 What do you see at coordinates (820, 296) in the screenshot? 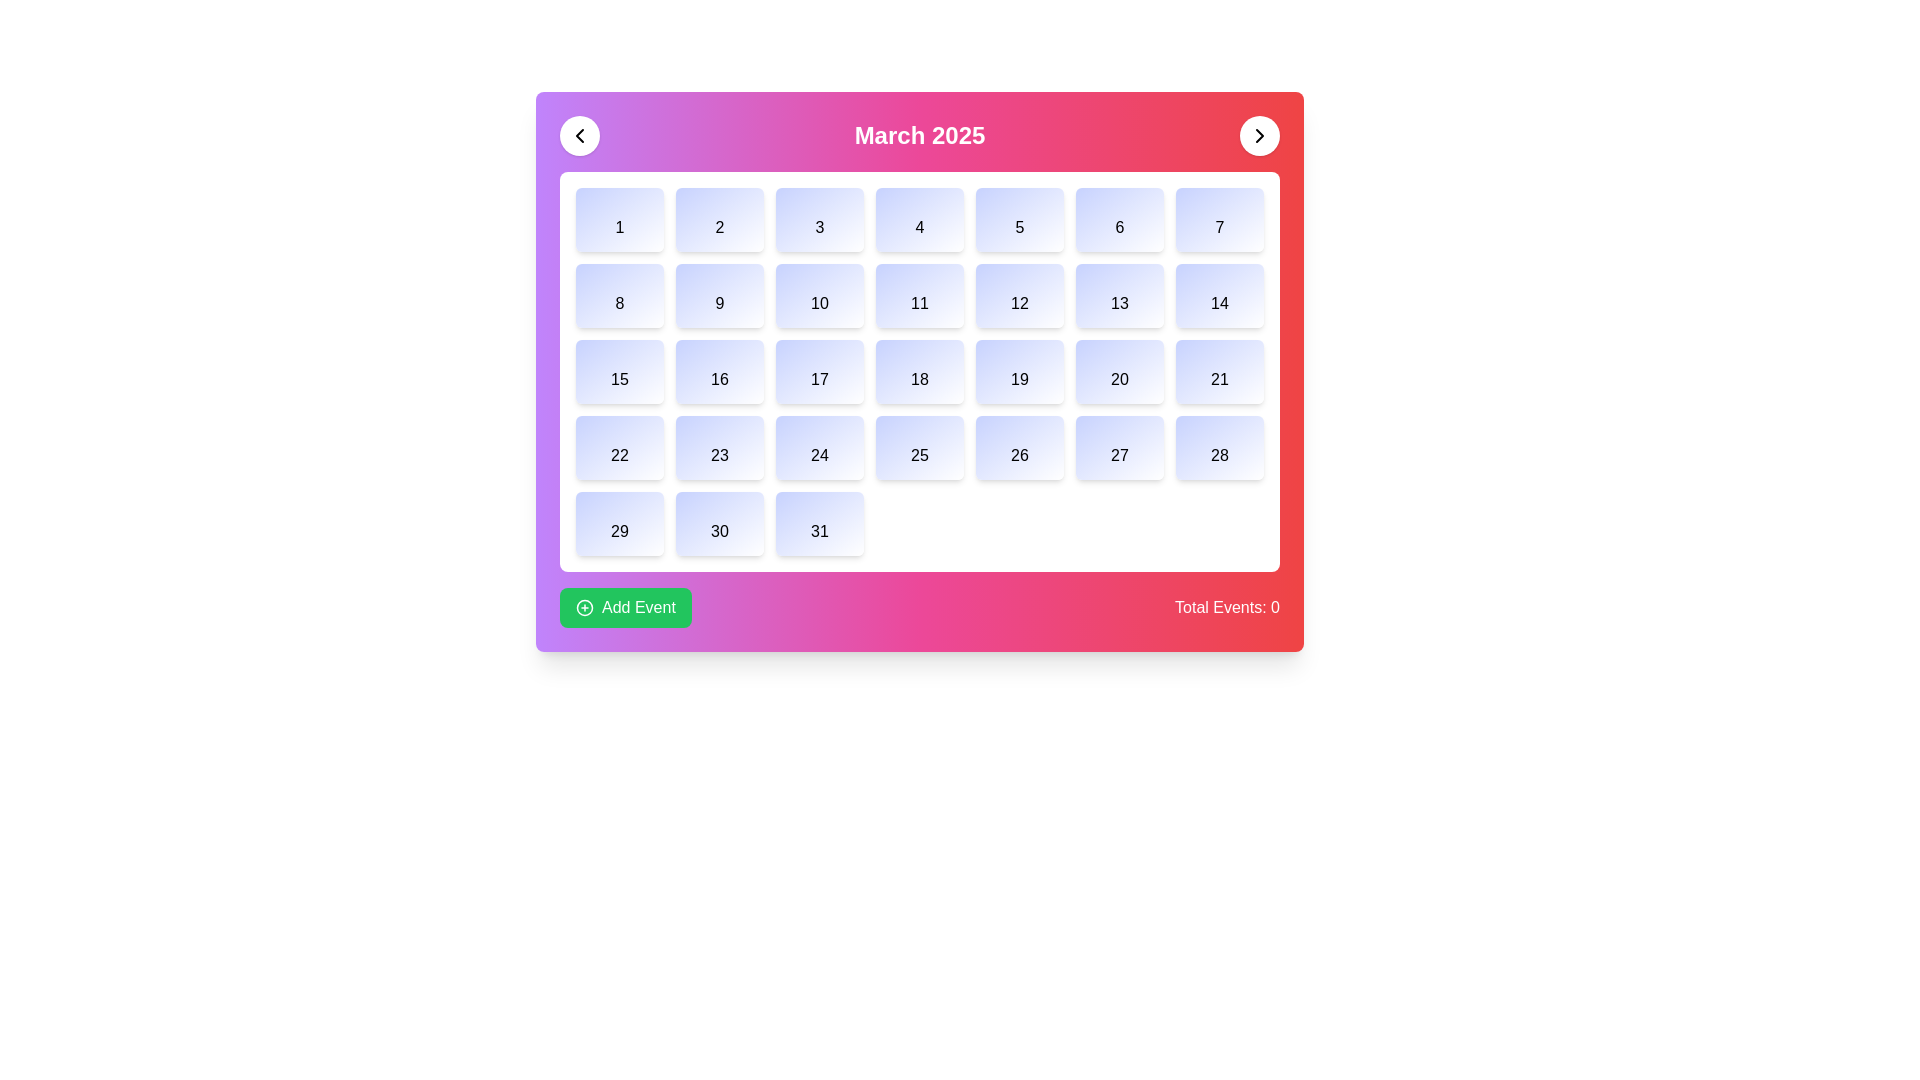
I see `the rounded rectangular button with a gradient background and the text '10' in the center` at bounding box center [820, 296].